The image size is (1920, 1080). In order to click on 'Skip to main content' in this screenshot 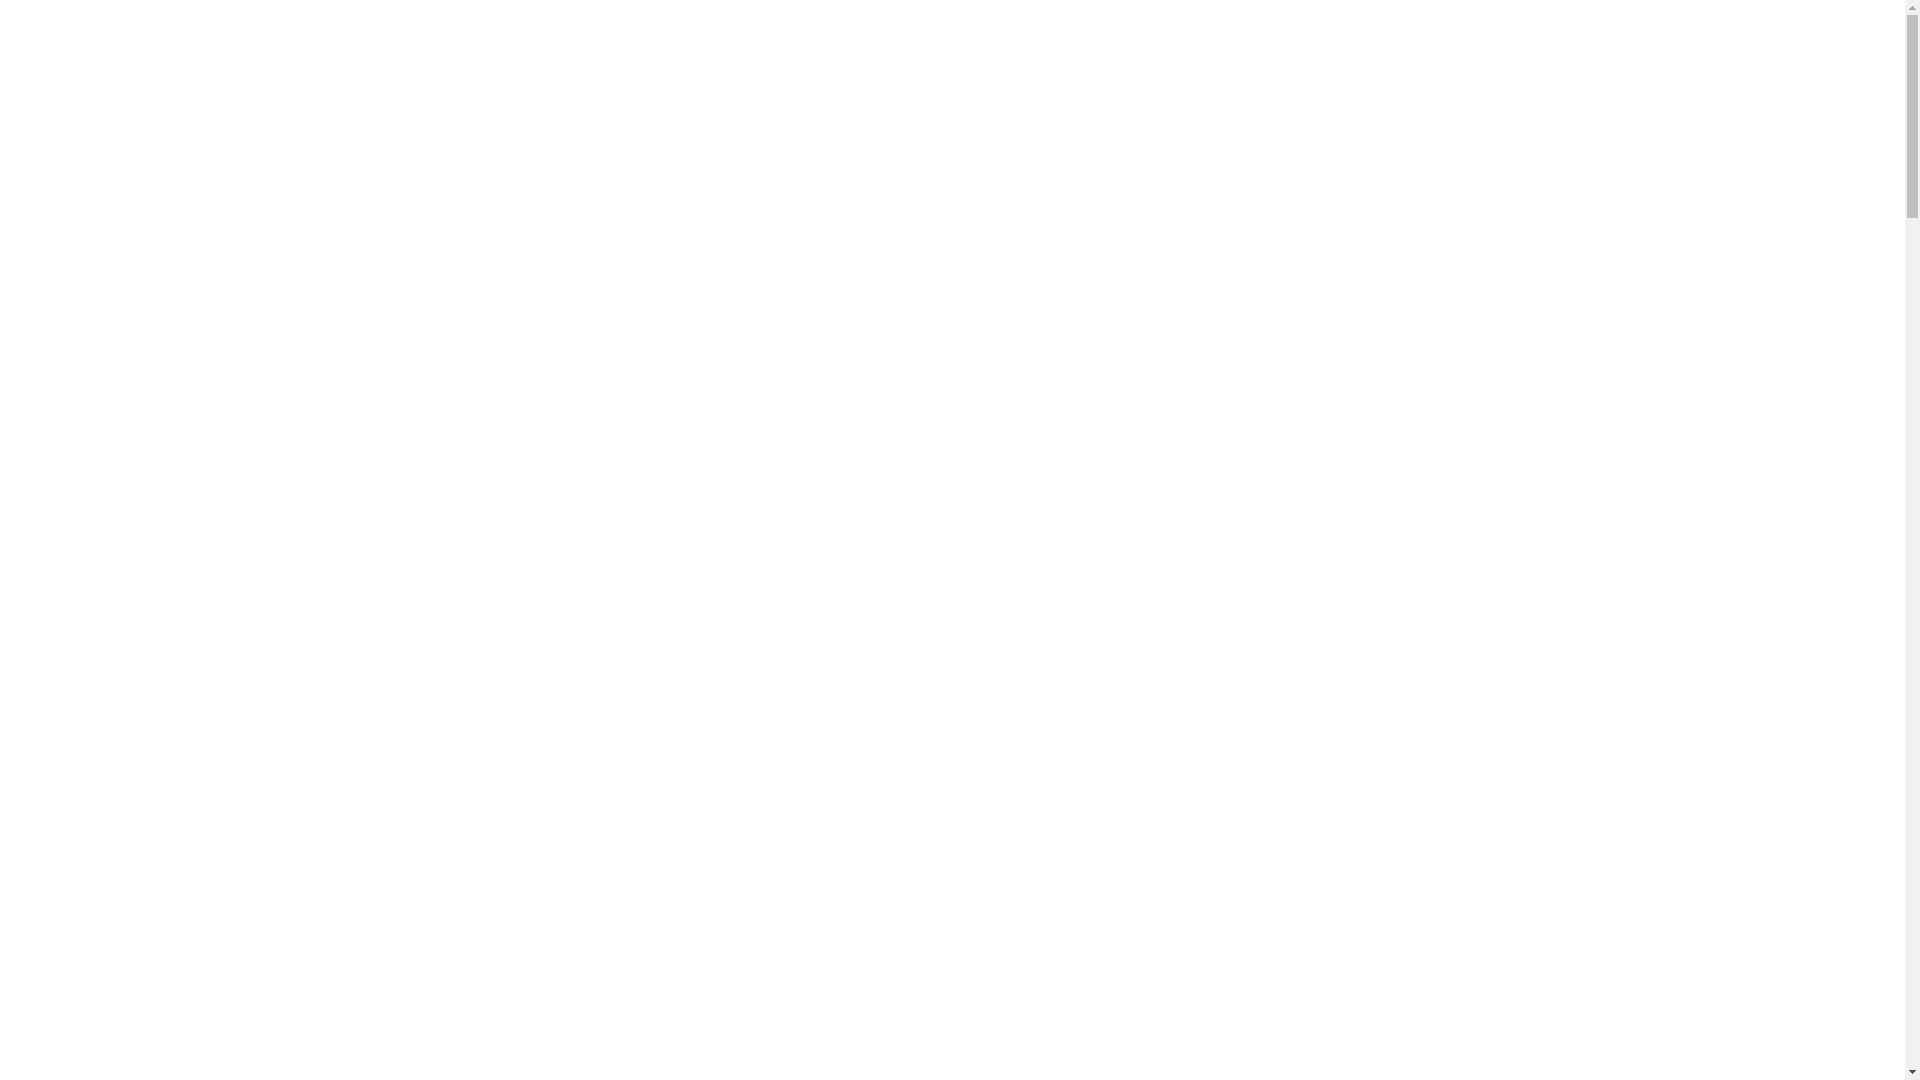, I will do `click(6, 7)`.